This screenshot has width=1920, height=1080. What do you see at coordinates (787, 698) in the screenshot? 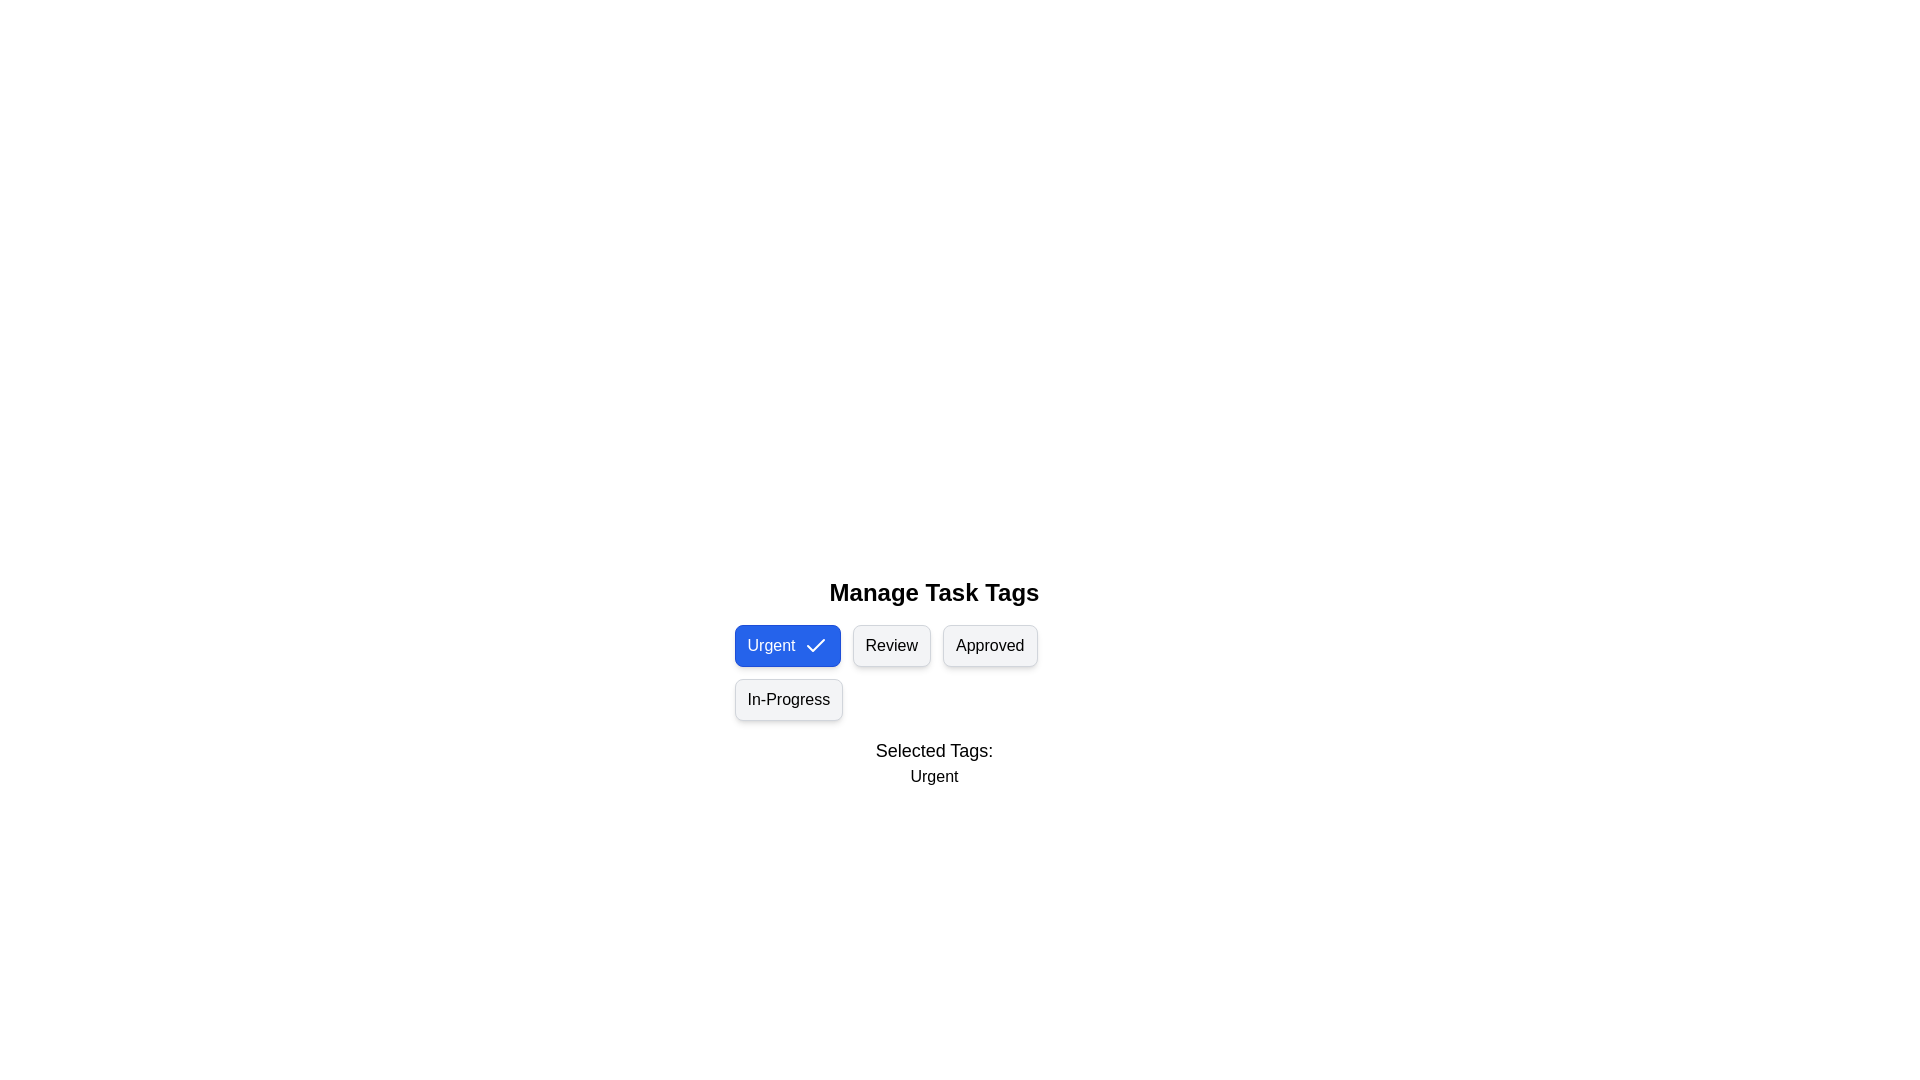
I see `the tag chip labeled 'In-Progress' to observe its hover effect` at bounding box center [787, 698].